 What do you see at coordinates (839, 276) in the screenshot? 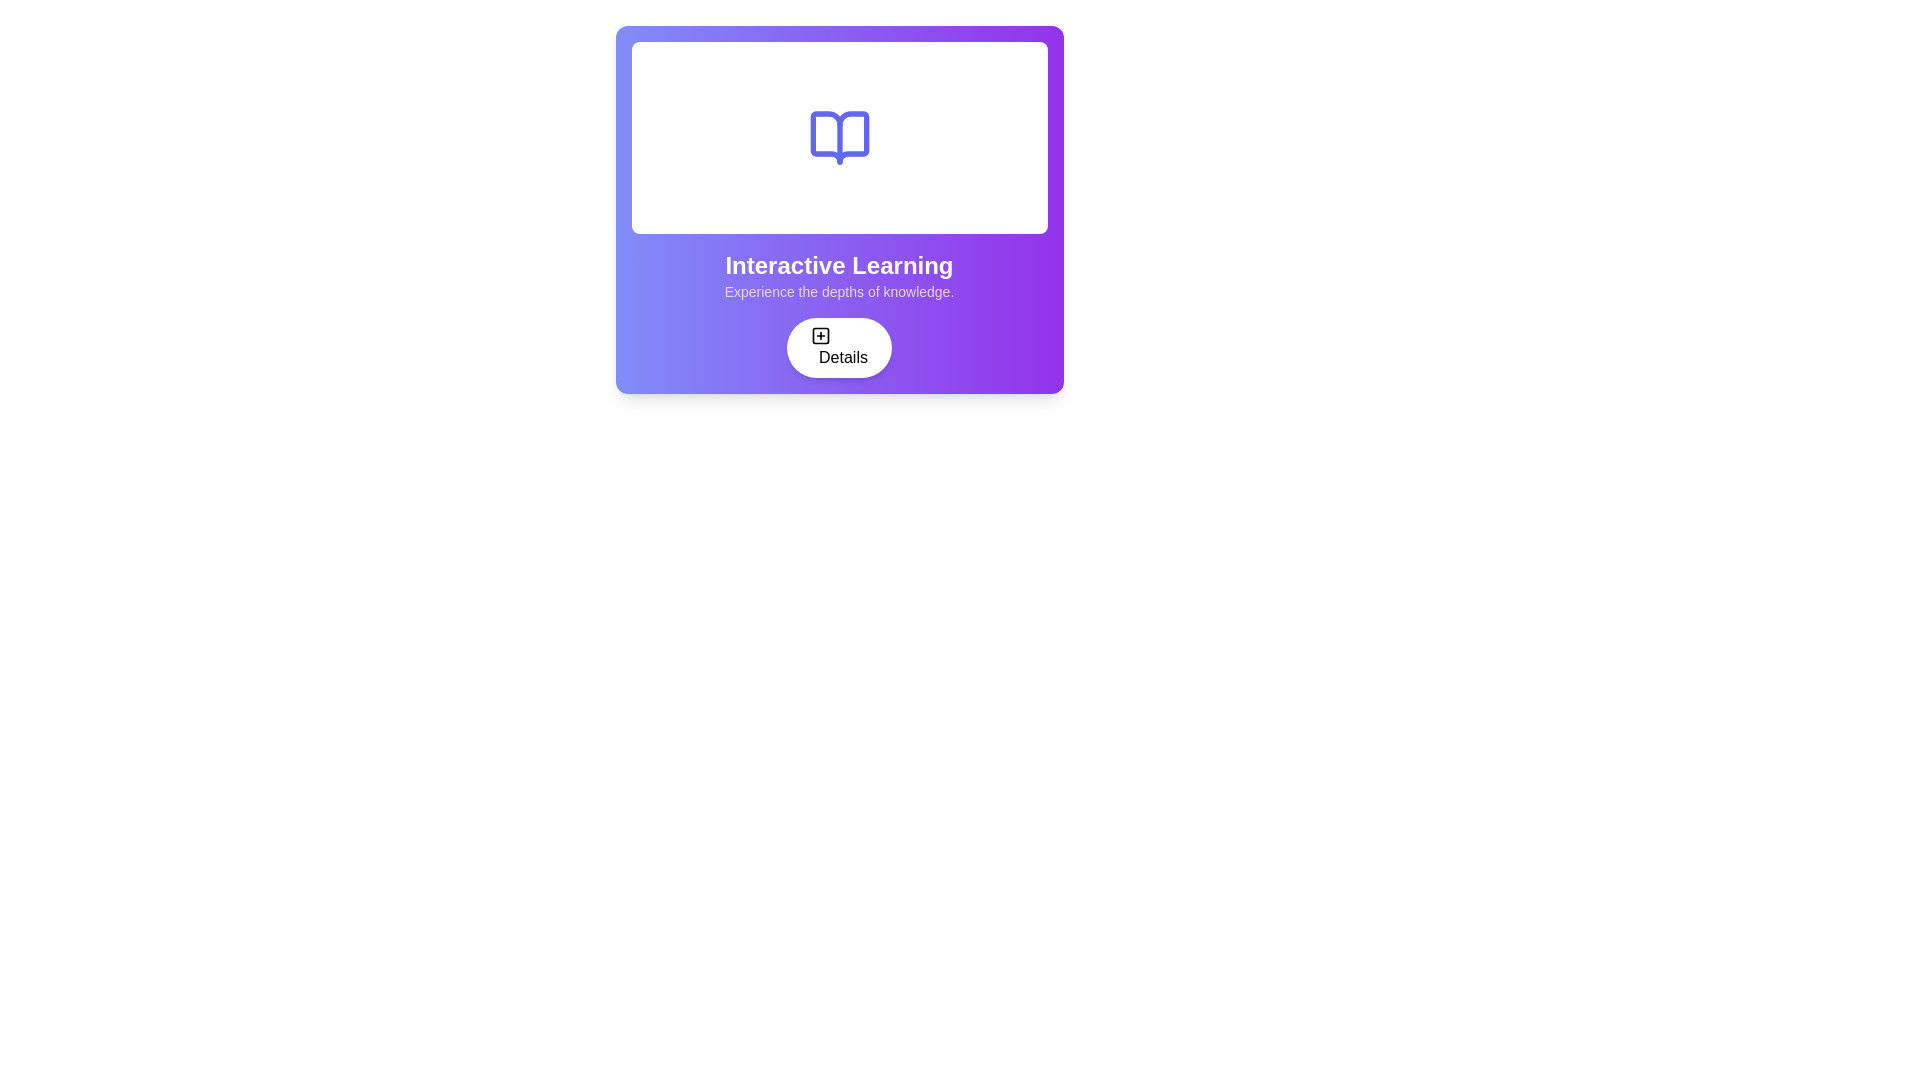
I see `text from the title and description block located within the interactive learning section, which is positioned above the 'Details' button and below the white rectangular section containing an icon` at bounding box center [839, 276].